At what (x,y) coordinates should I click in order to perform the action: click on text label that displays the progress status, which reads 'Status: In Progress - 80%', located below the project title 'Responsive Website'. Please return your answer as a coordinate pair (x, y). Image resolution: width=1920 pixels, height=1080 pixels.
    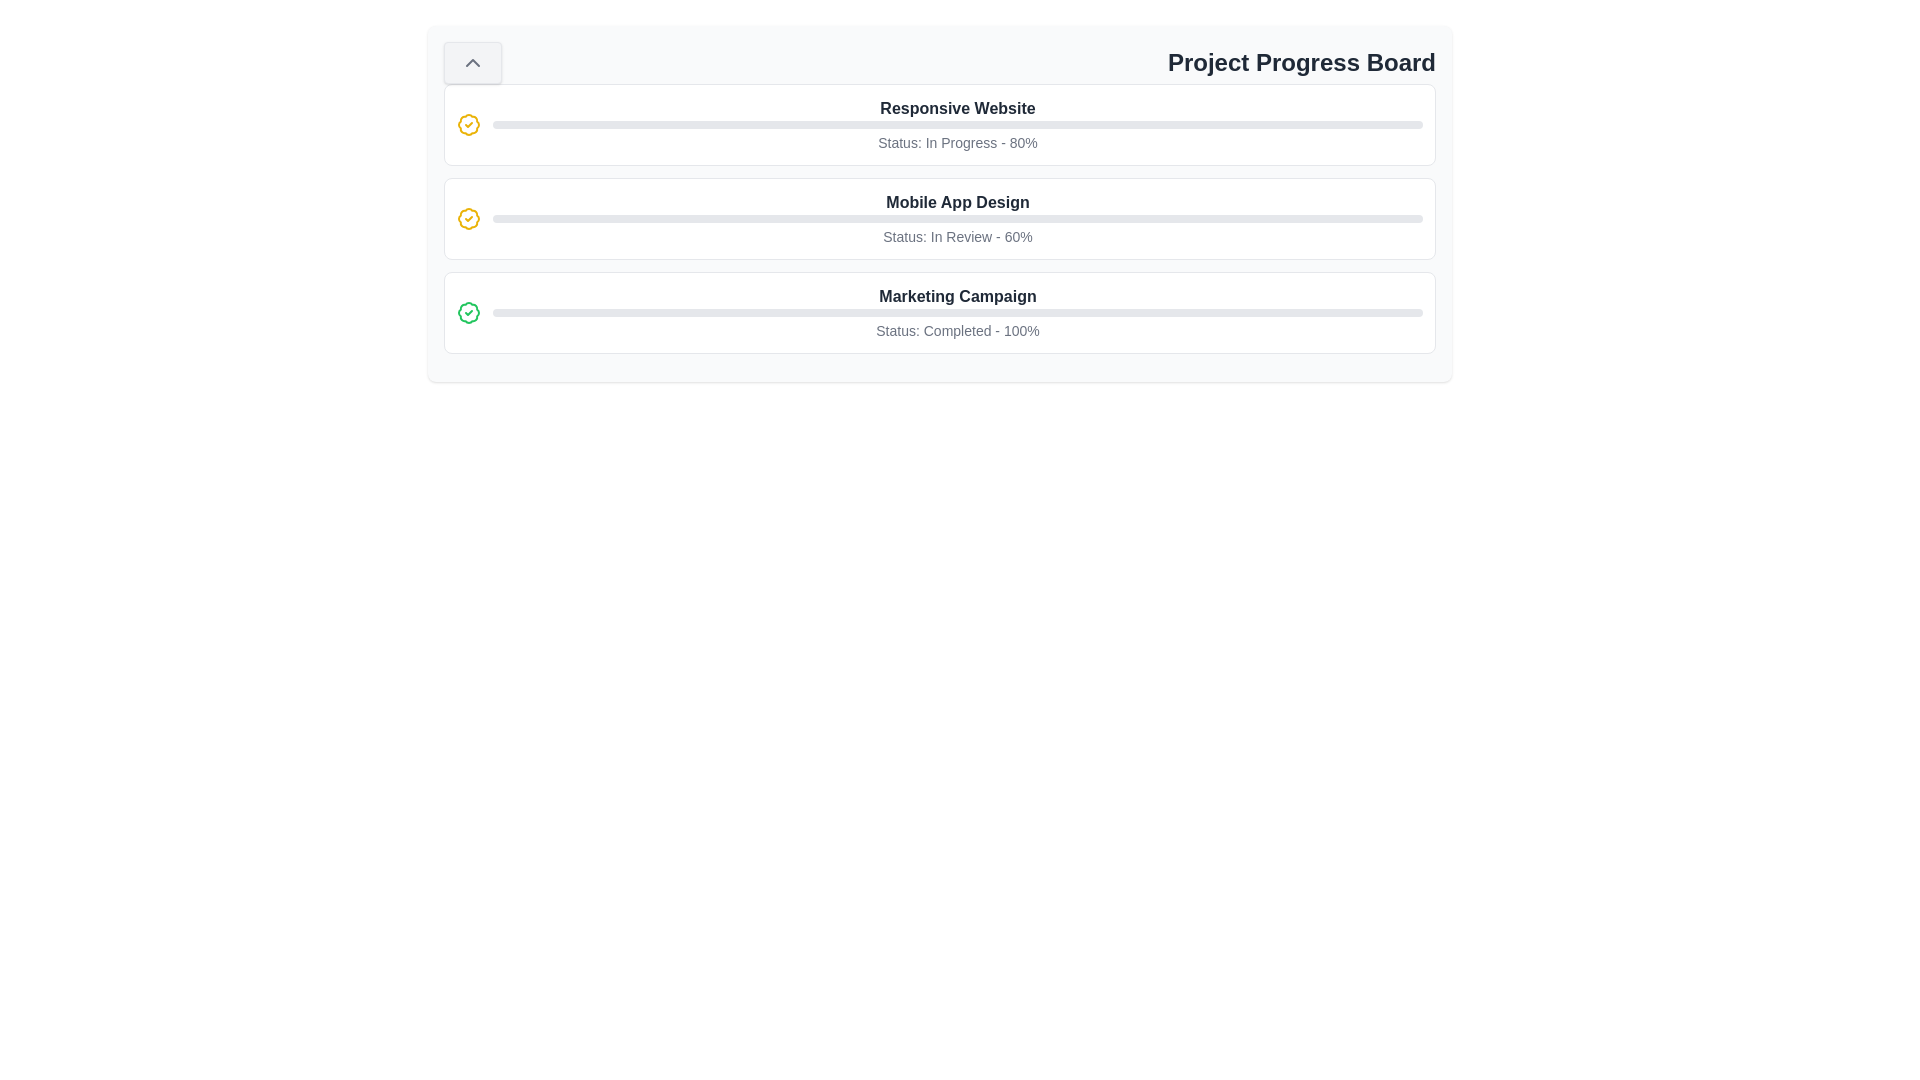
    Looking at the image, I should click on (957, 141).